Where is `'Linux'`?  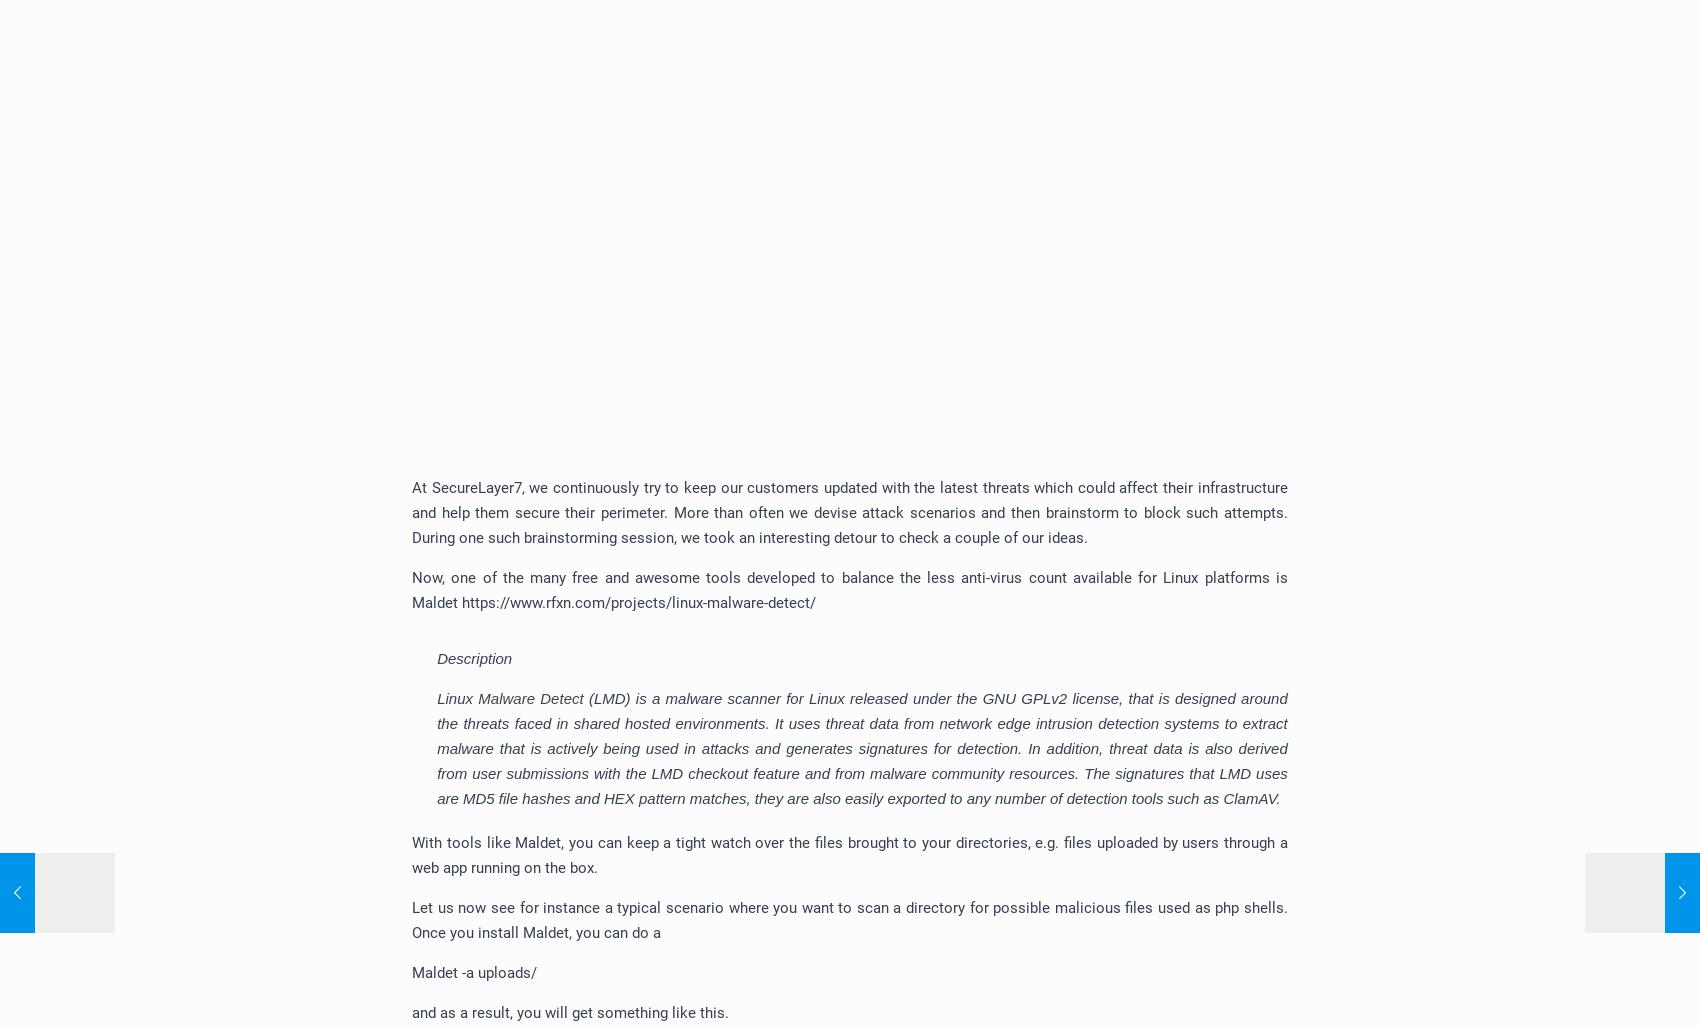
'Linux' is located at coordinates (457, 698).